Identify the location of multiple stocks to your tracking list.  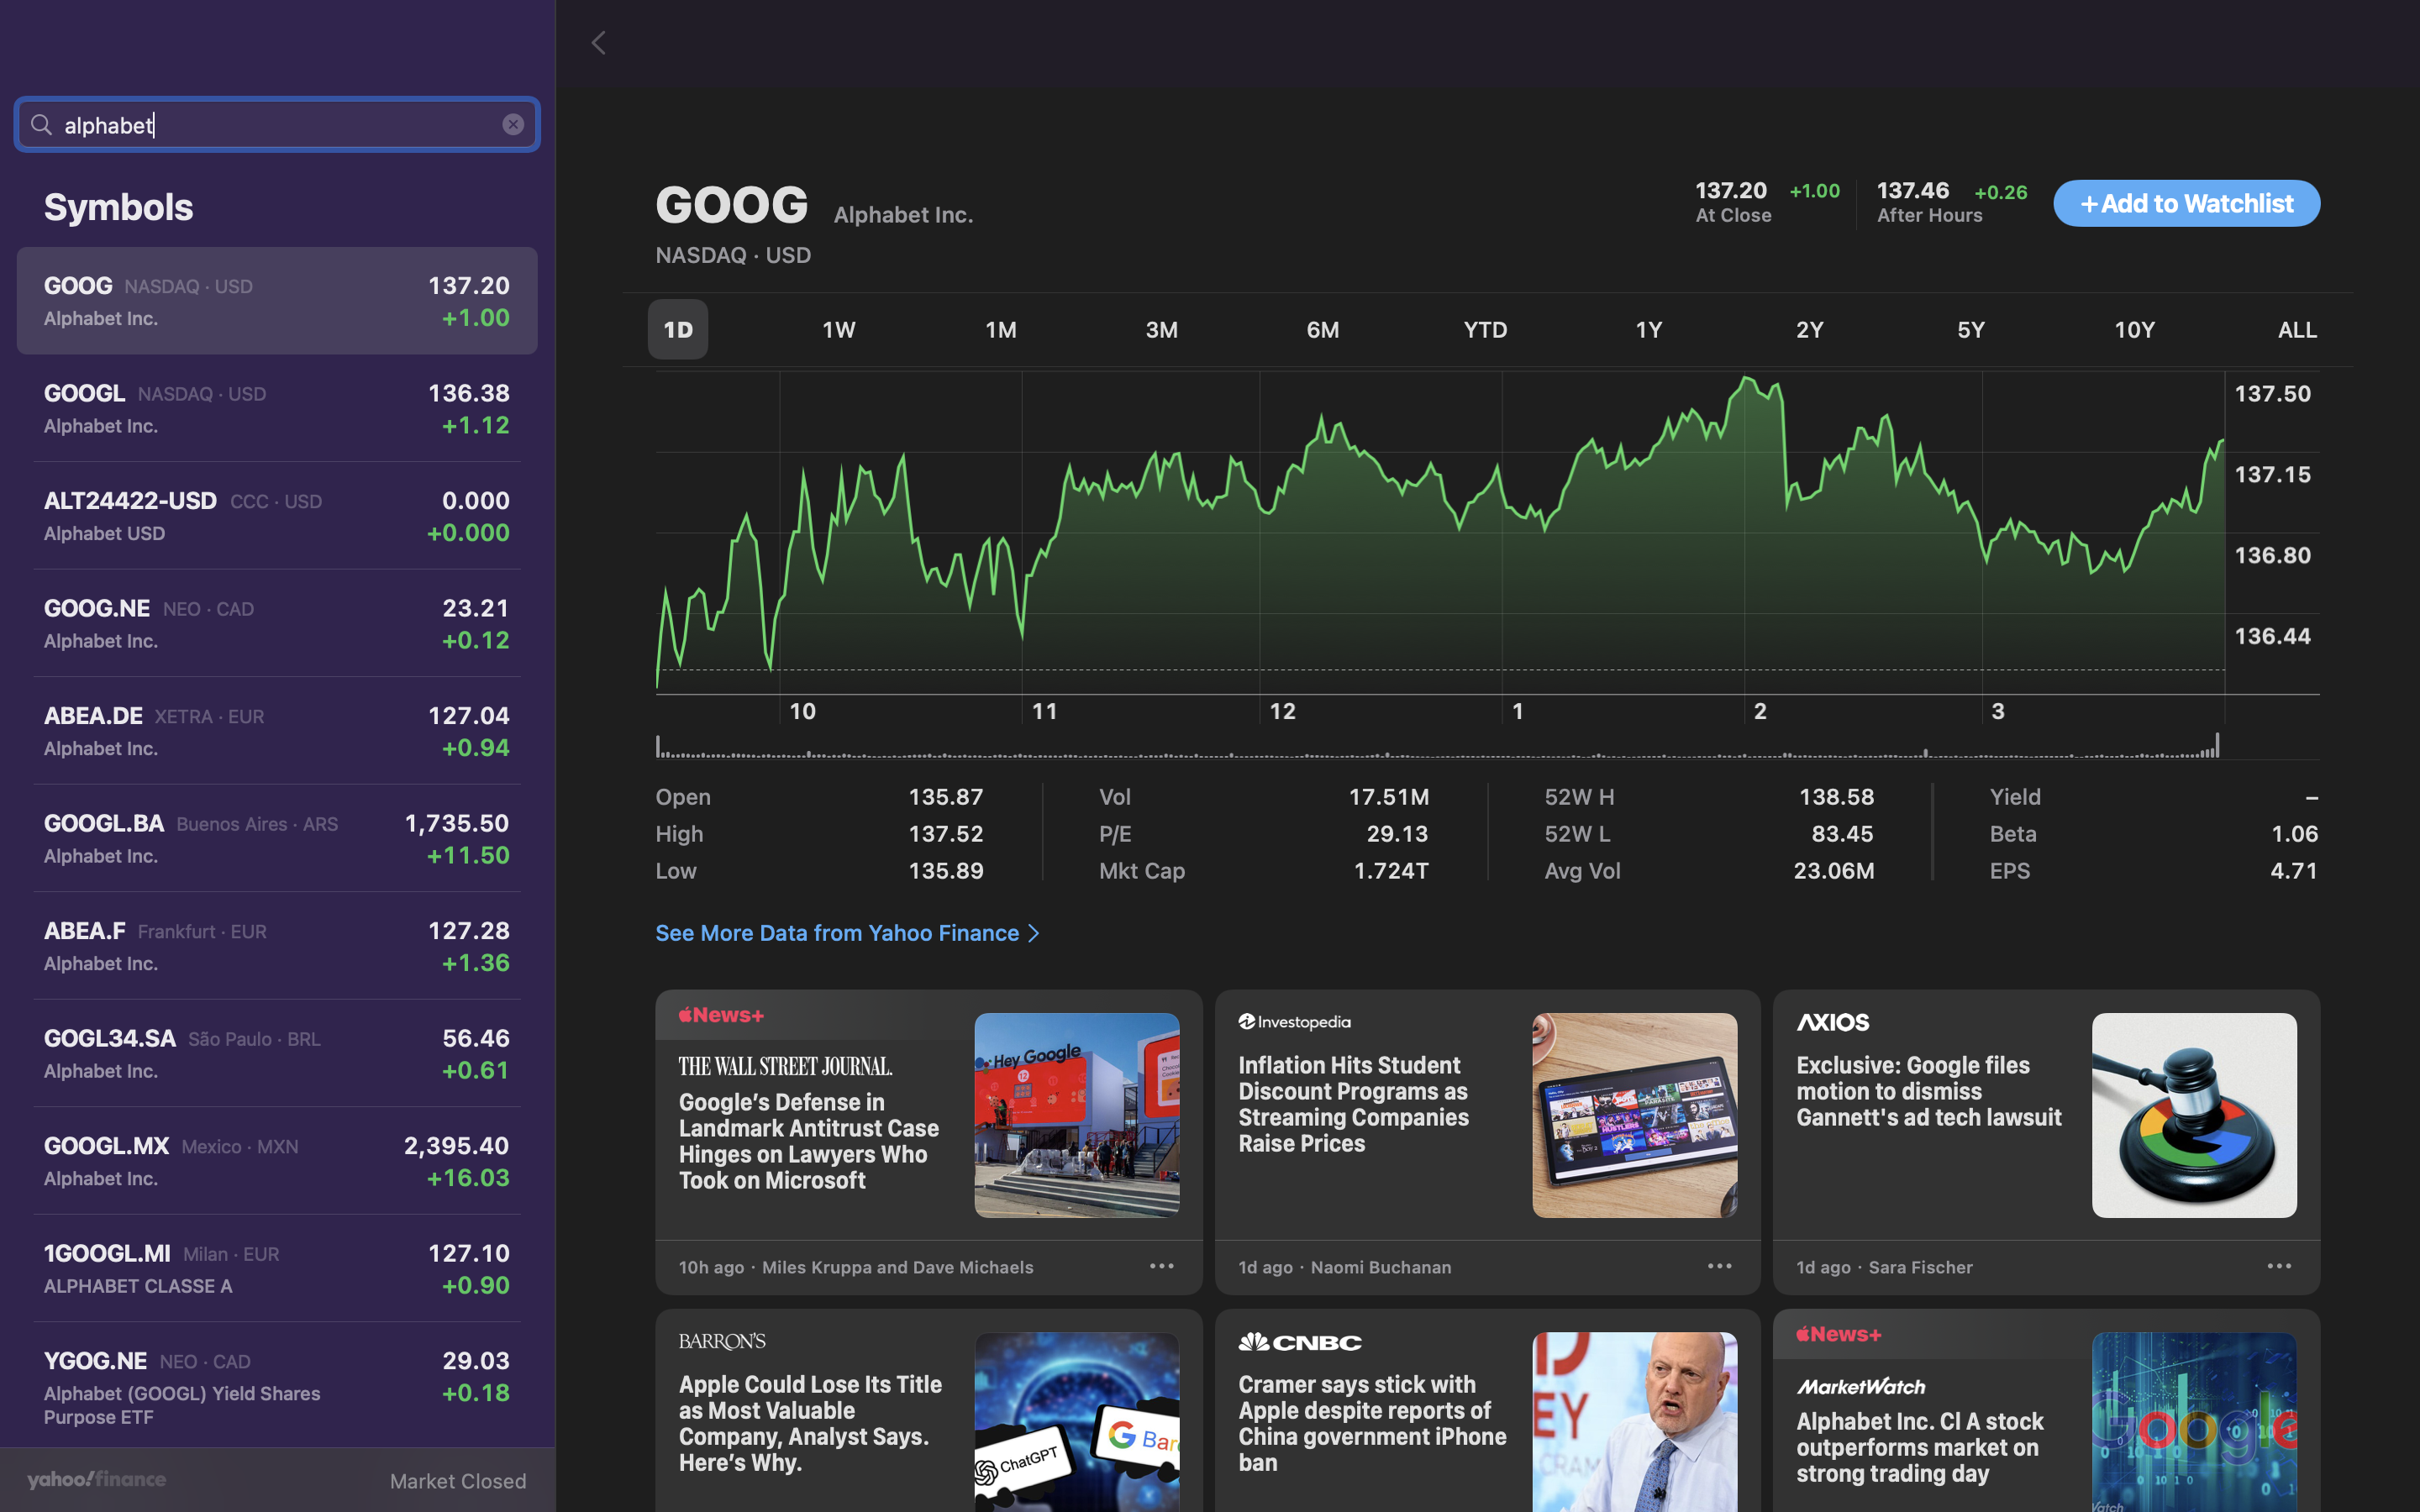
(2186, 204).